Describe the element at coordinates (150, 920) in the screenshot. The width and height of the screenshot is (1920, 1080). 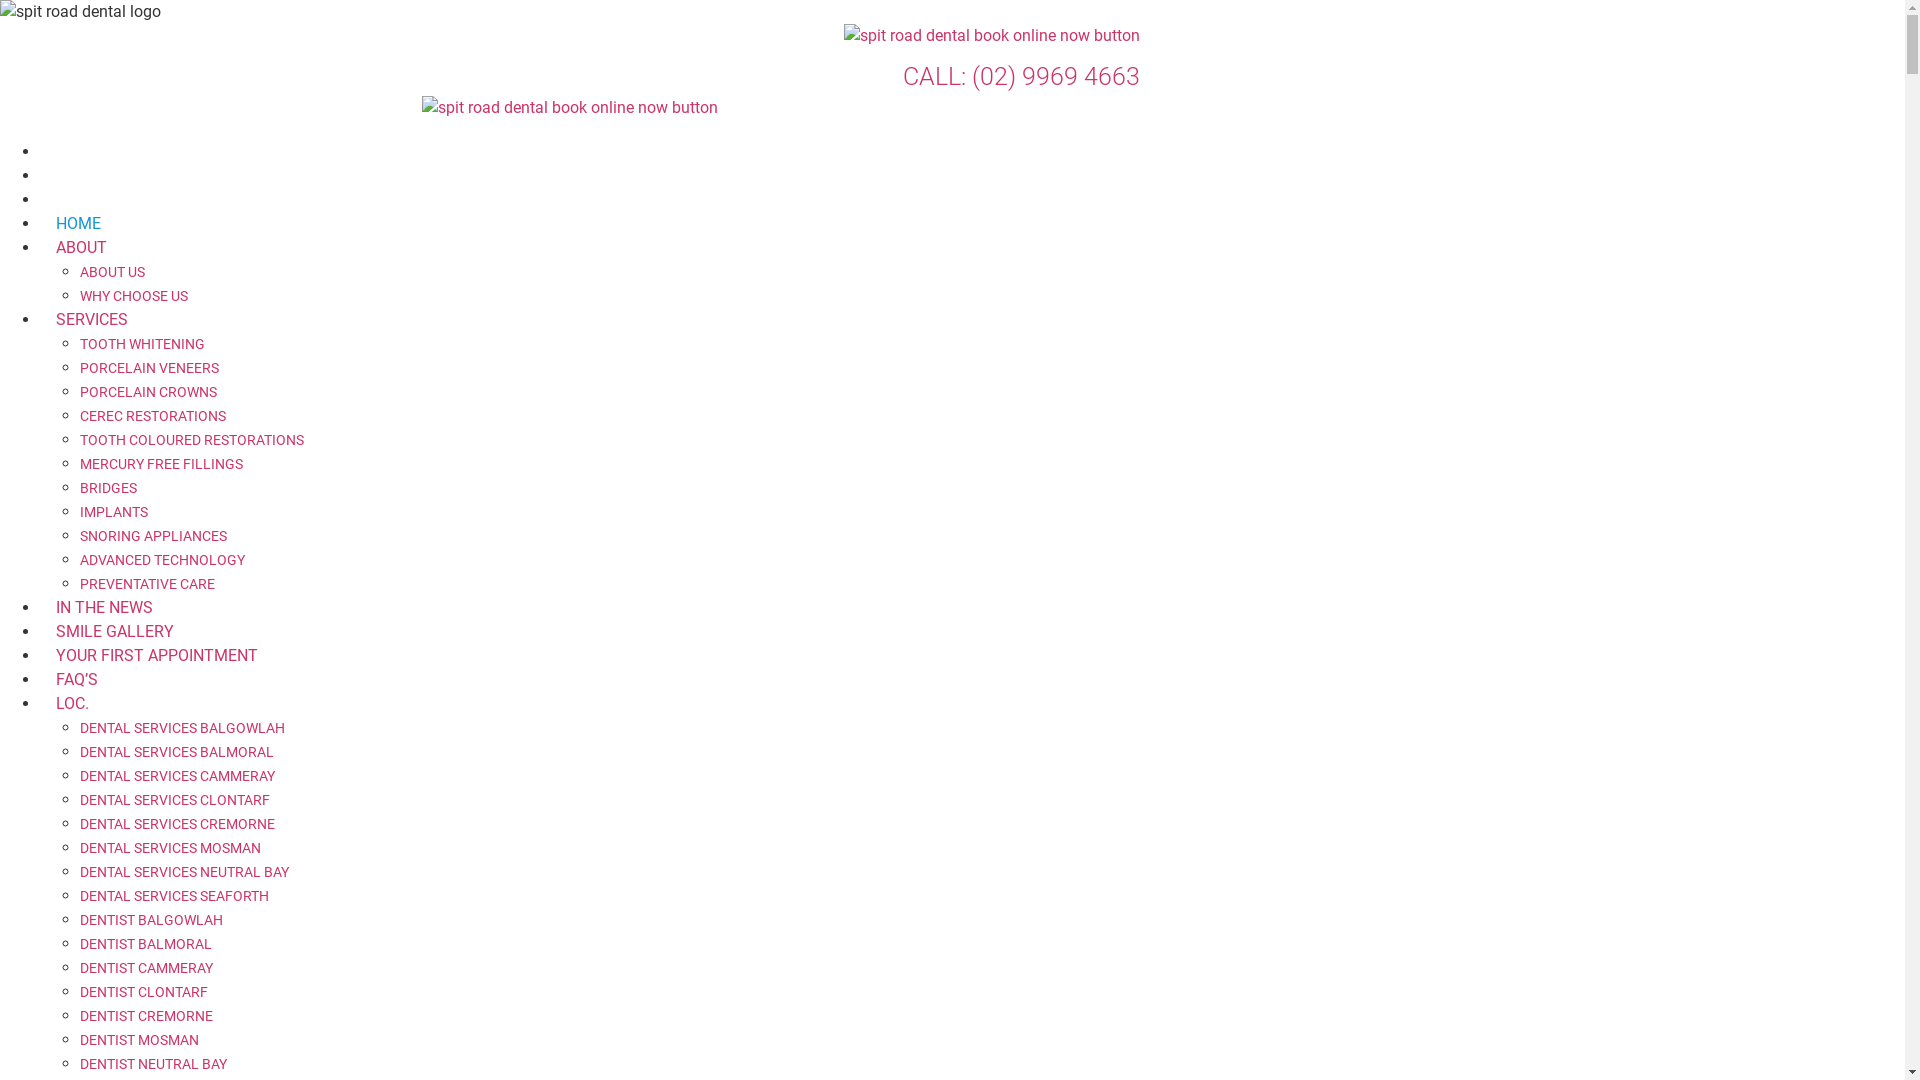
I see `'DENTIST BALGOWLAH'` at that location.